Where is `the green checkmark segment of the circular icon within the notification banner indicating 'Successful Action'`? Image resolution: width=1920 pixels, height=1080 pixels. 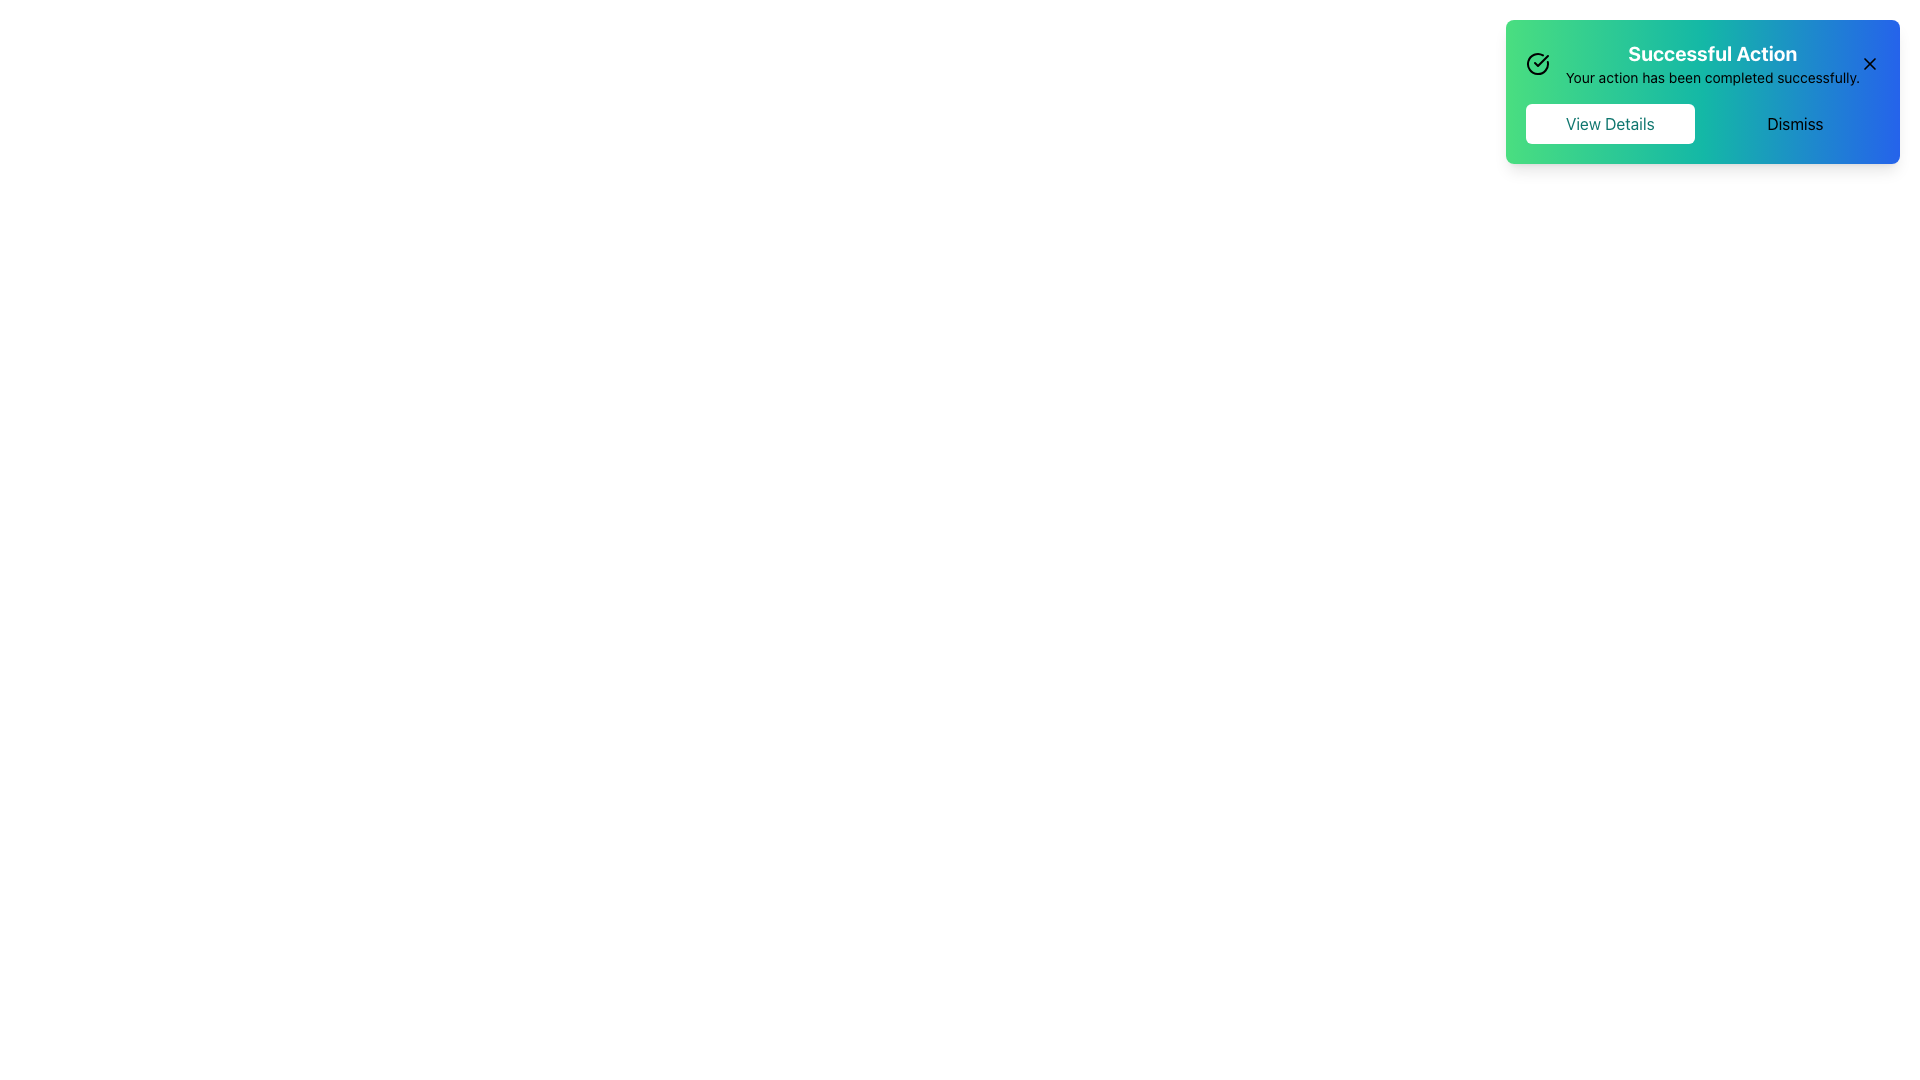
the green checkmark segment of the circular icon within the notification banner indicating 'Successful Action' is located at coordinates (1536, 63).